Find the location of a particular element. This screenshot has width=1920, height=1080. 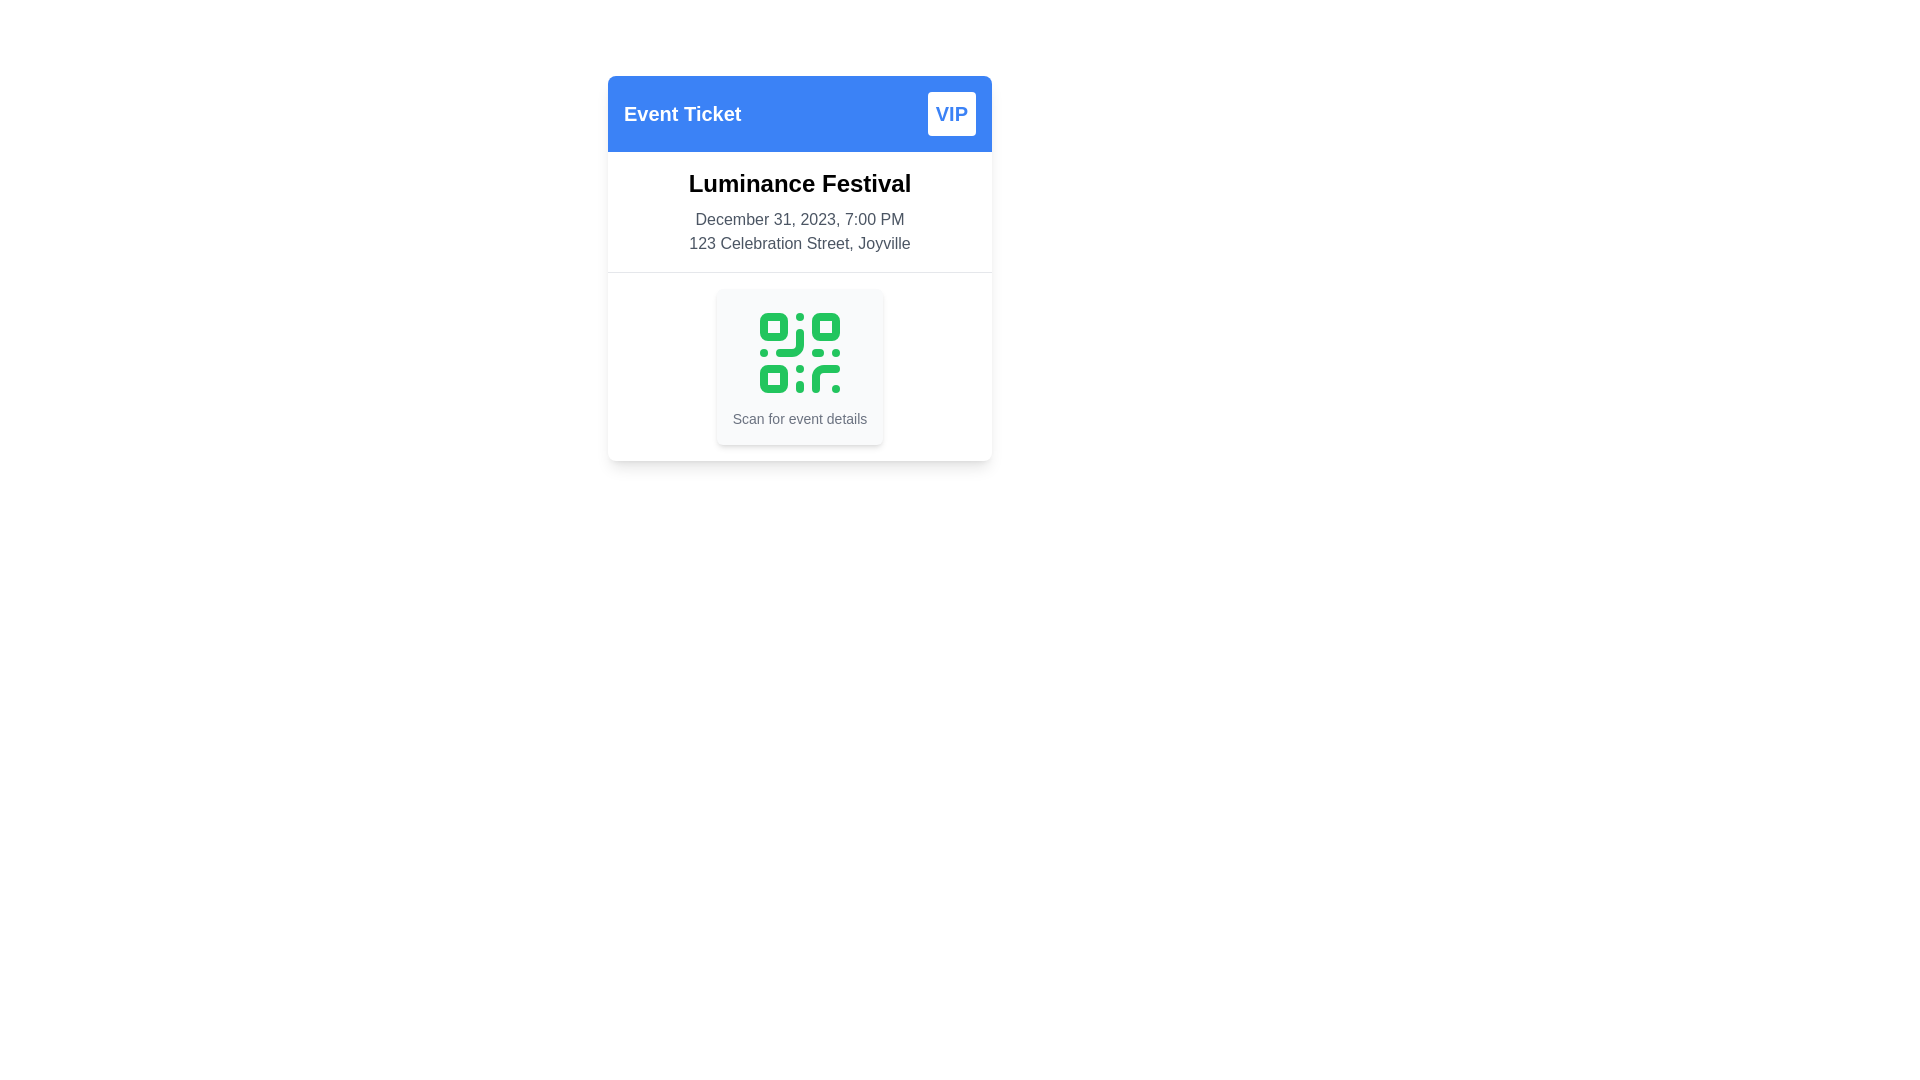

the static text field displaying '123 Celebration Street, Joyville', which is located below the date and time text and above the QR code section in the ticket UI is located at coordinates (800, 242).